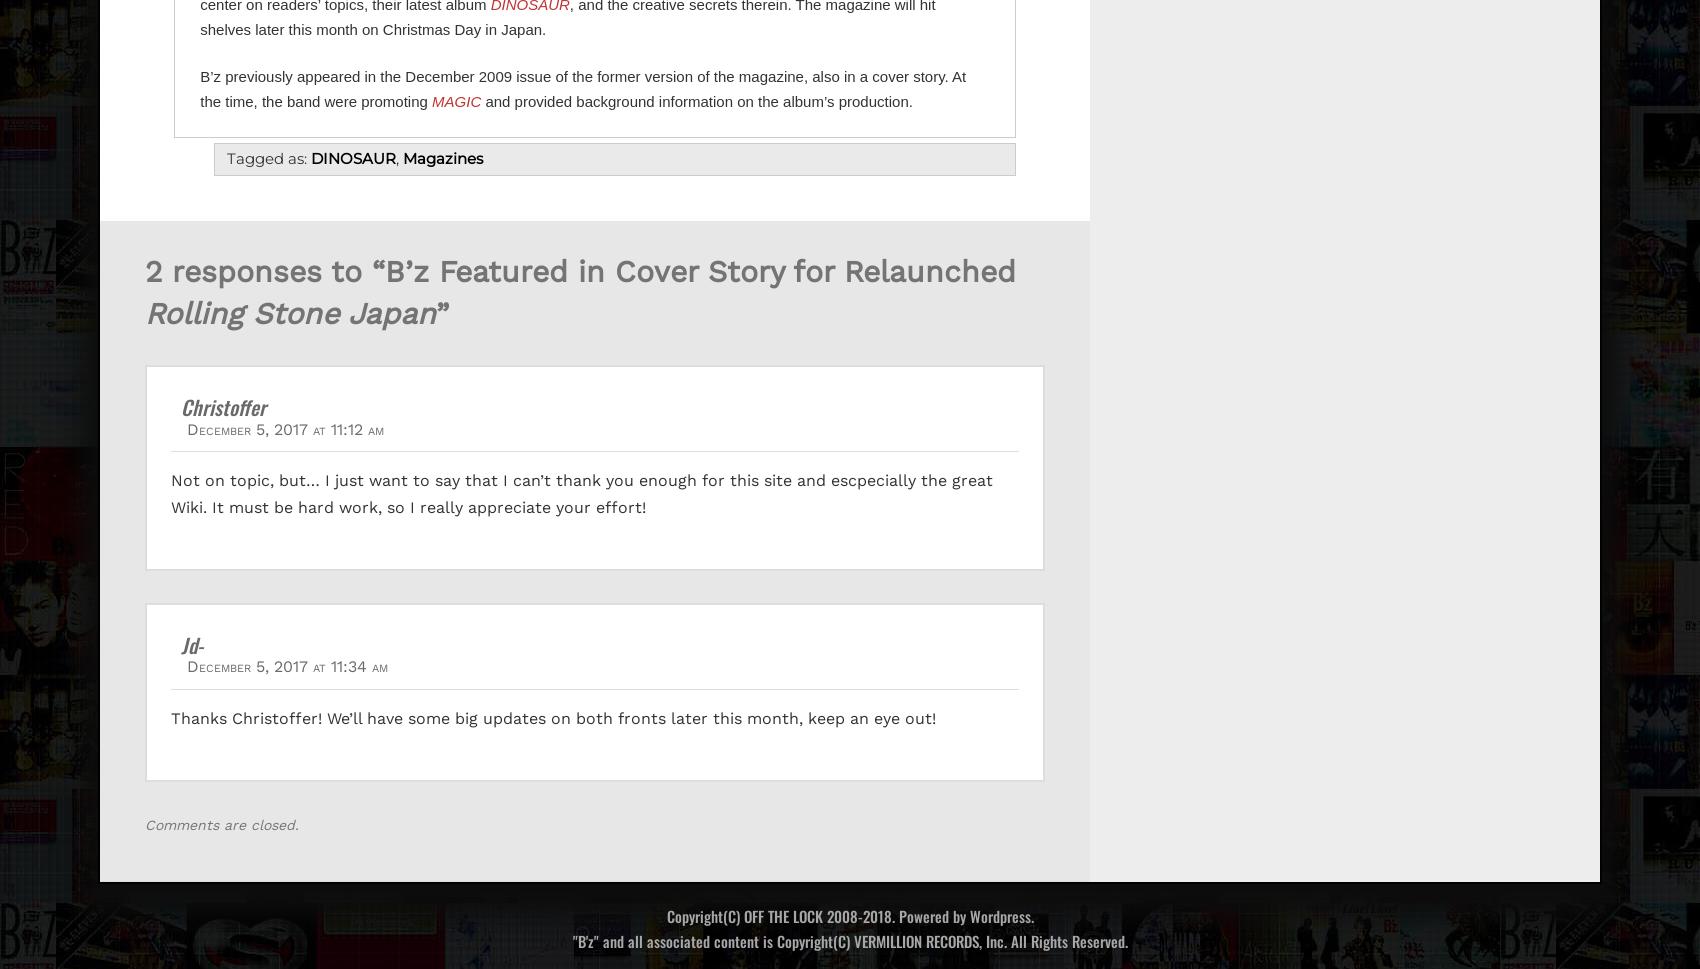  I want to click on 'Copyright(C) OFF THE LOCK 2008-2018. Powered by Wordpress.', so click(848, 915).